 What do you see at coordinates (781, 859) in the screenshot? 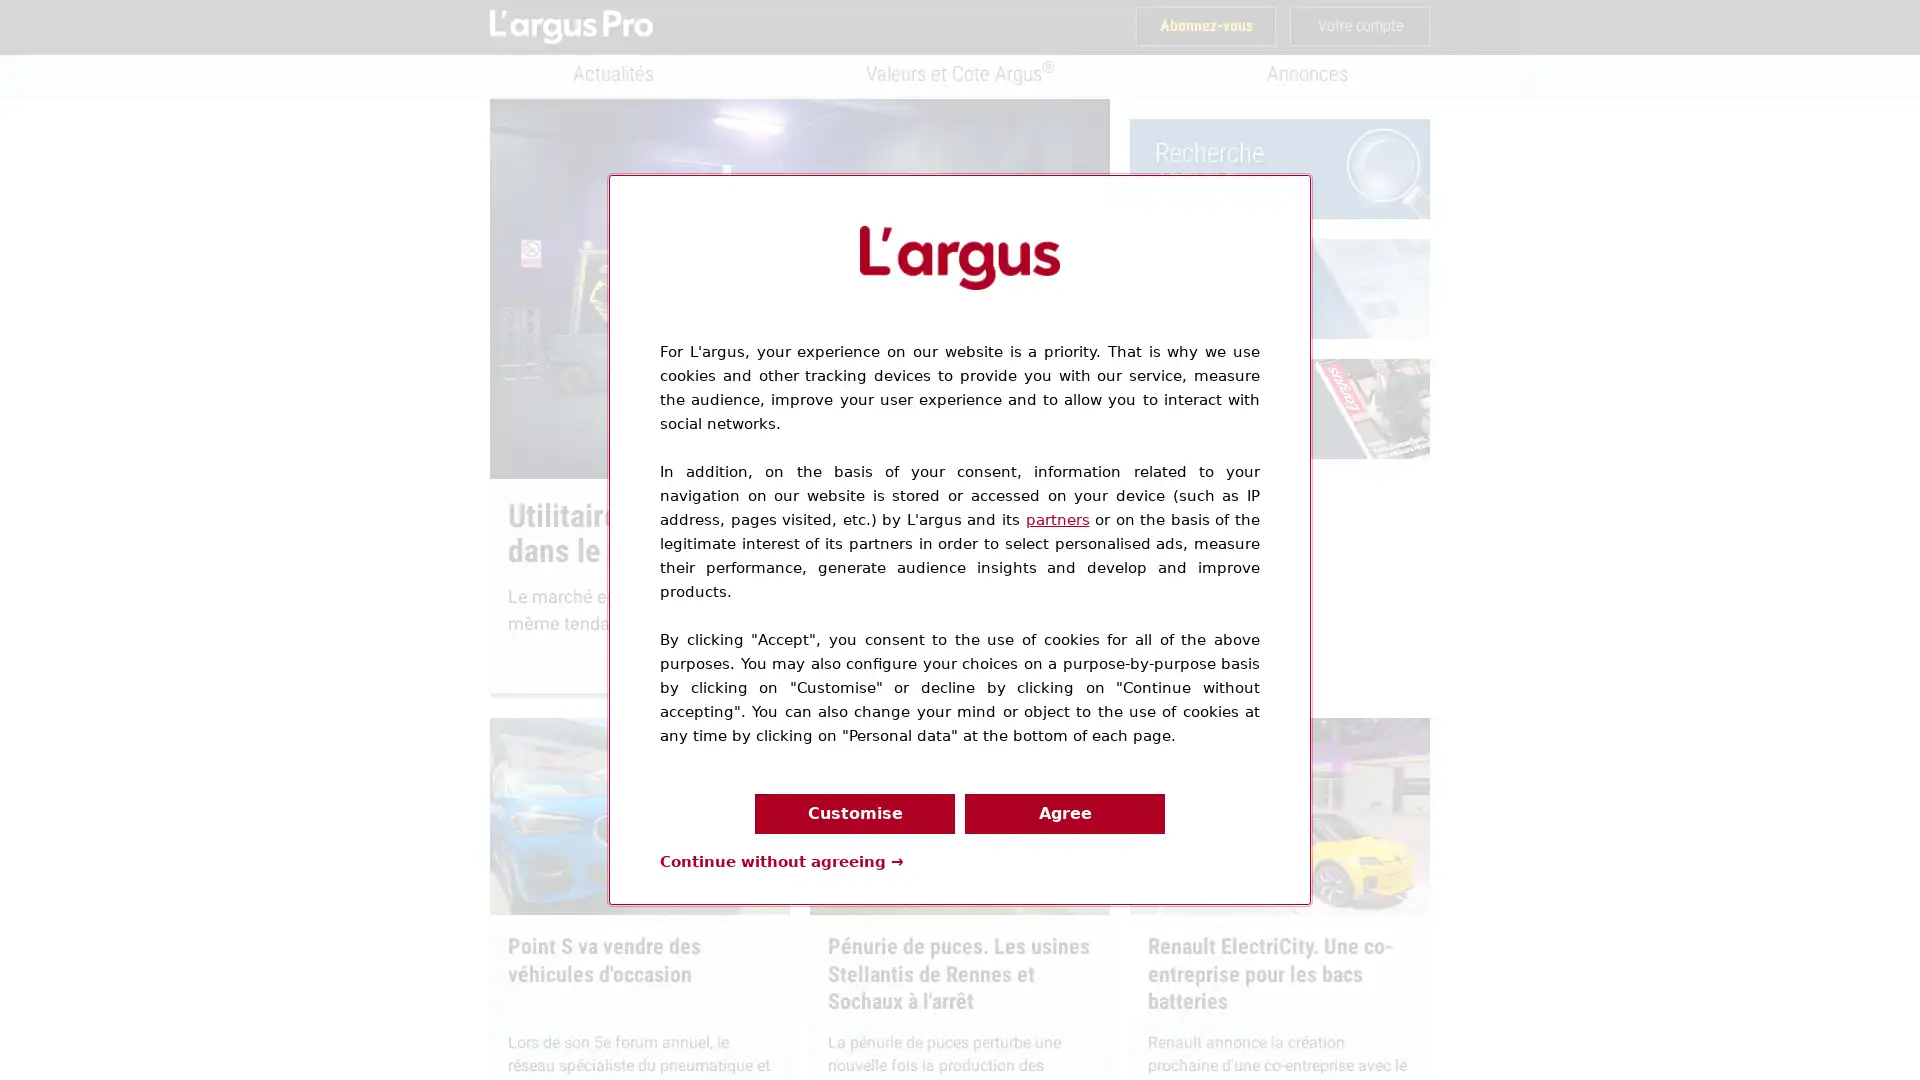
I see `Continue without agreeing` at bounding box center [781, 859].